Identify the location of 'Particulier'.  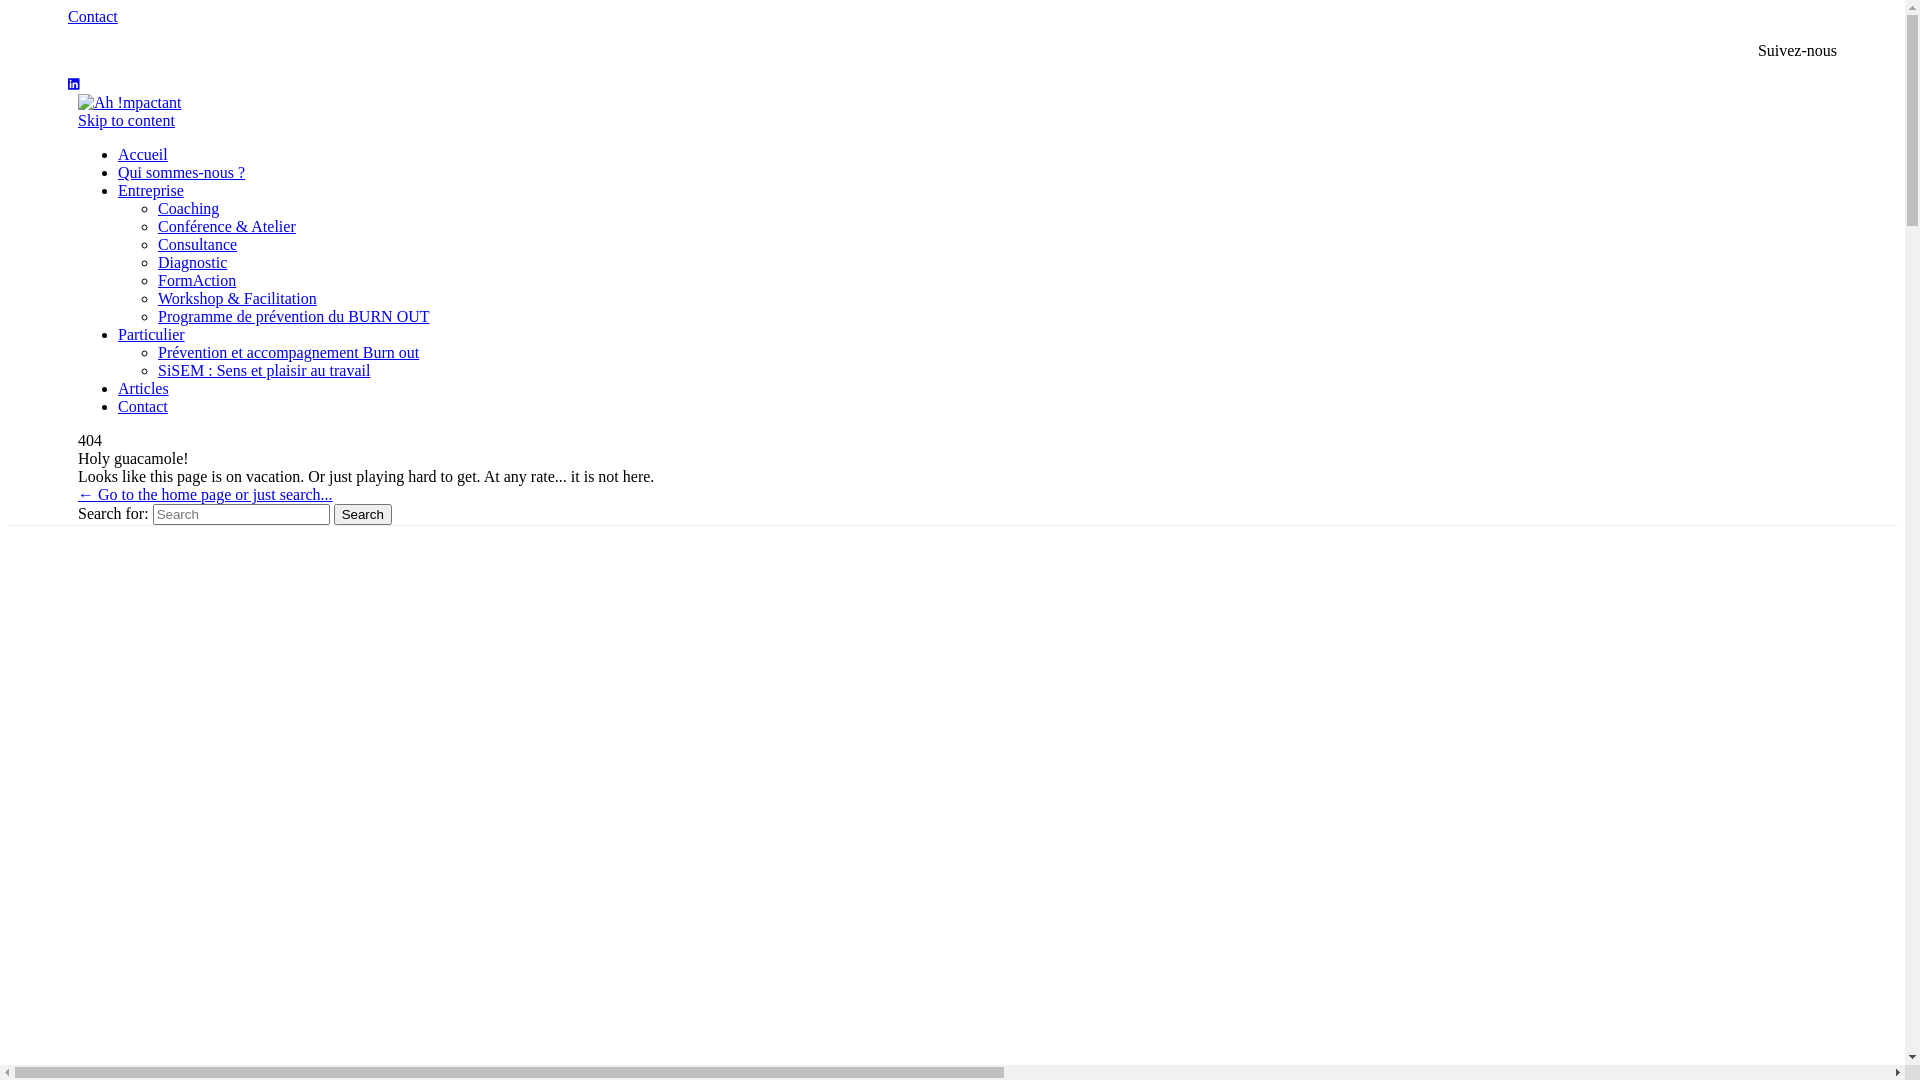
(150, 333).